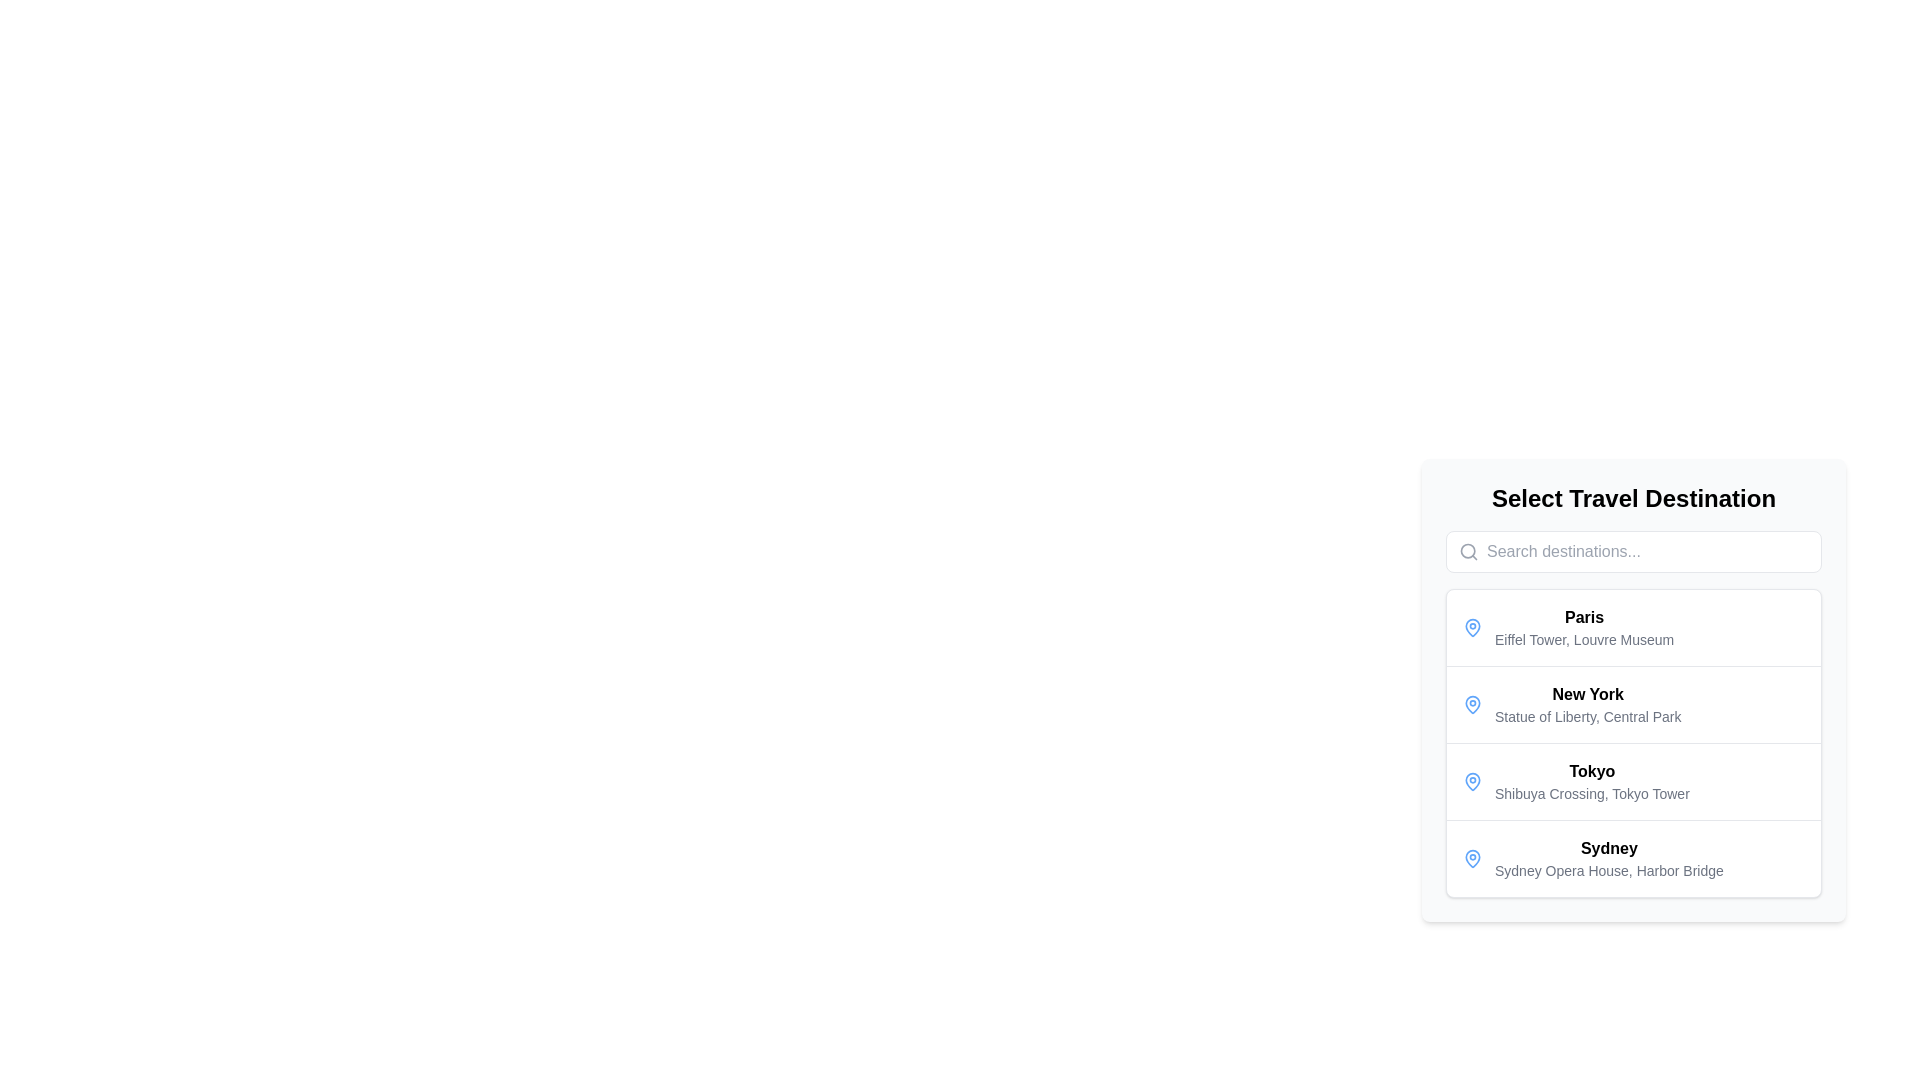  I want to click on the circular component of the magnifying glass icon used for the search function, located at the specified coordinates, so click(1468, 551).